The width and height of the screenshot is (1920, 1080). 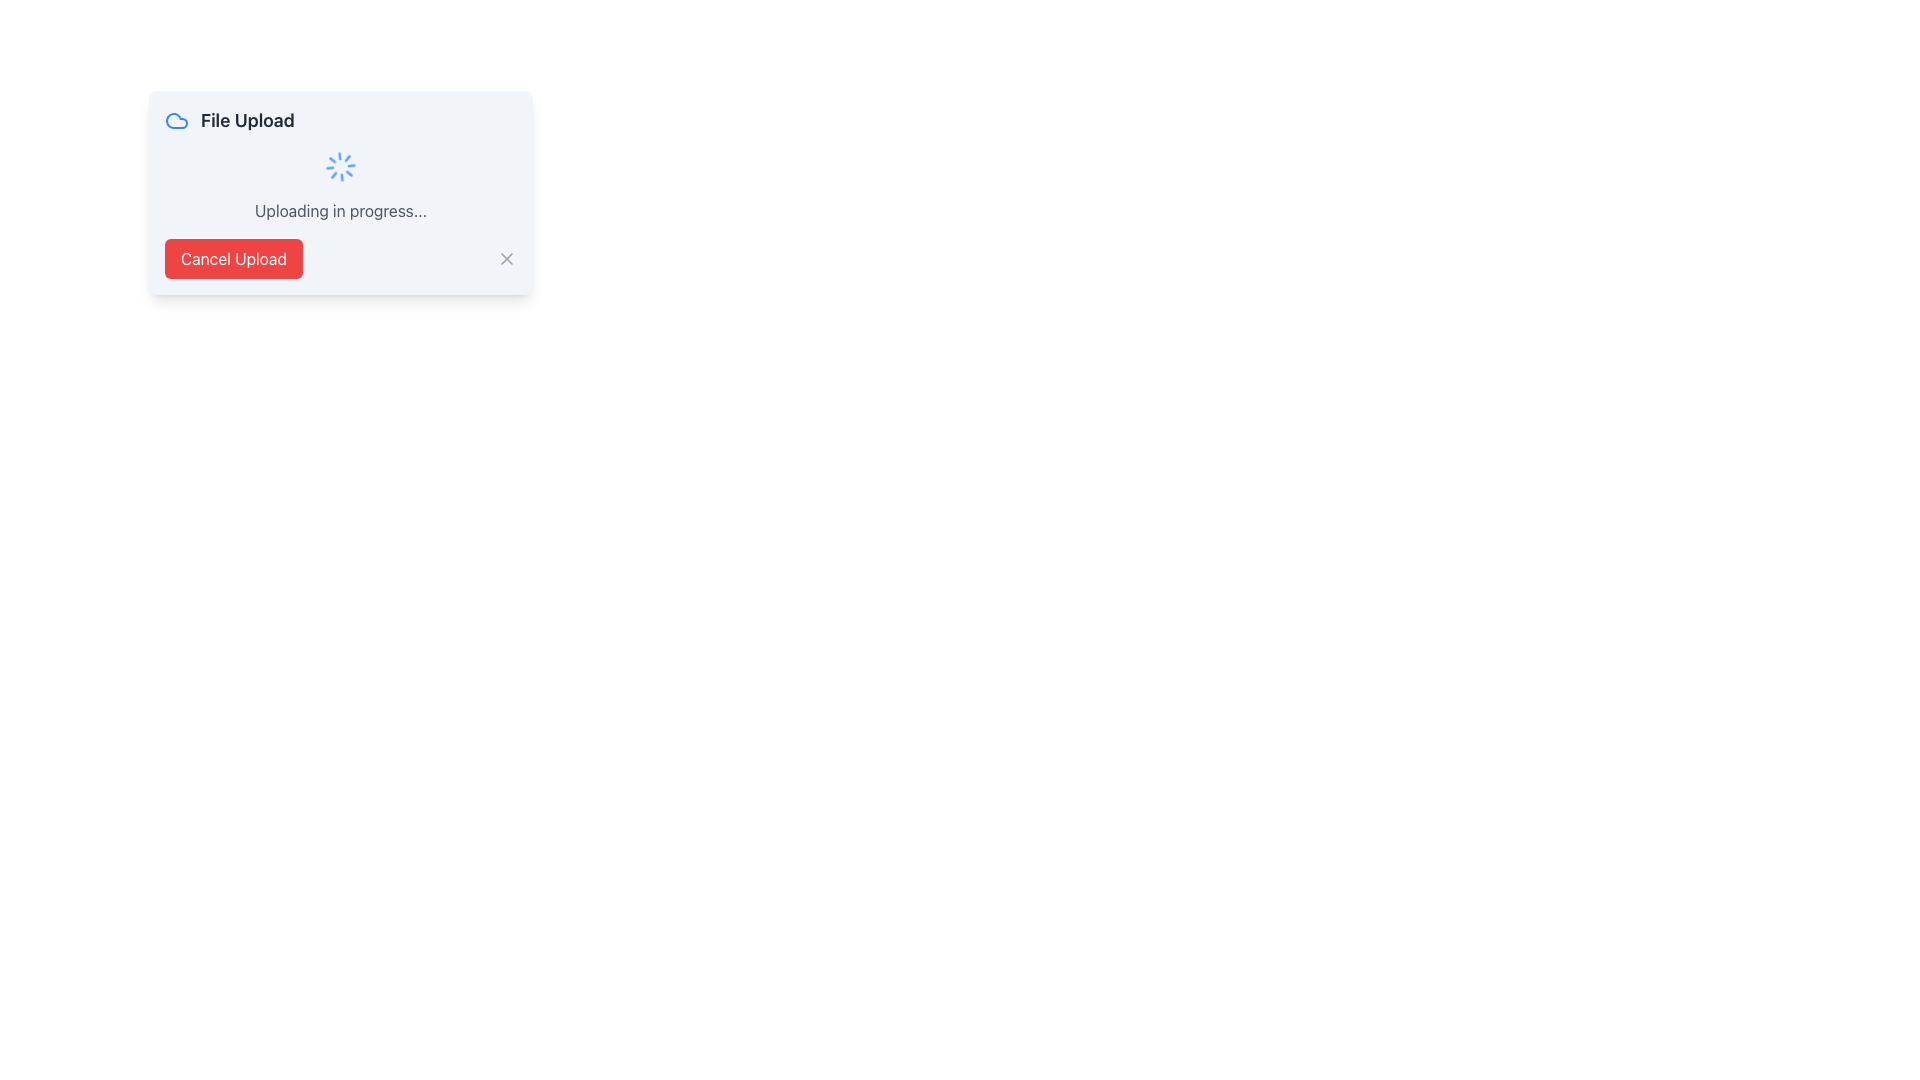 What do you see at coordinates (246, 120) in the screenshot?
I see `the 'File Upload' text label, which is displayed in bold, large dark gray font and positioned to the right of a blue cloud icon` at bounding box center [246, 120].